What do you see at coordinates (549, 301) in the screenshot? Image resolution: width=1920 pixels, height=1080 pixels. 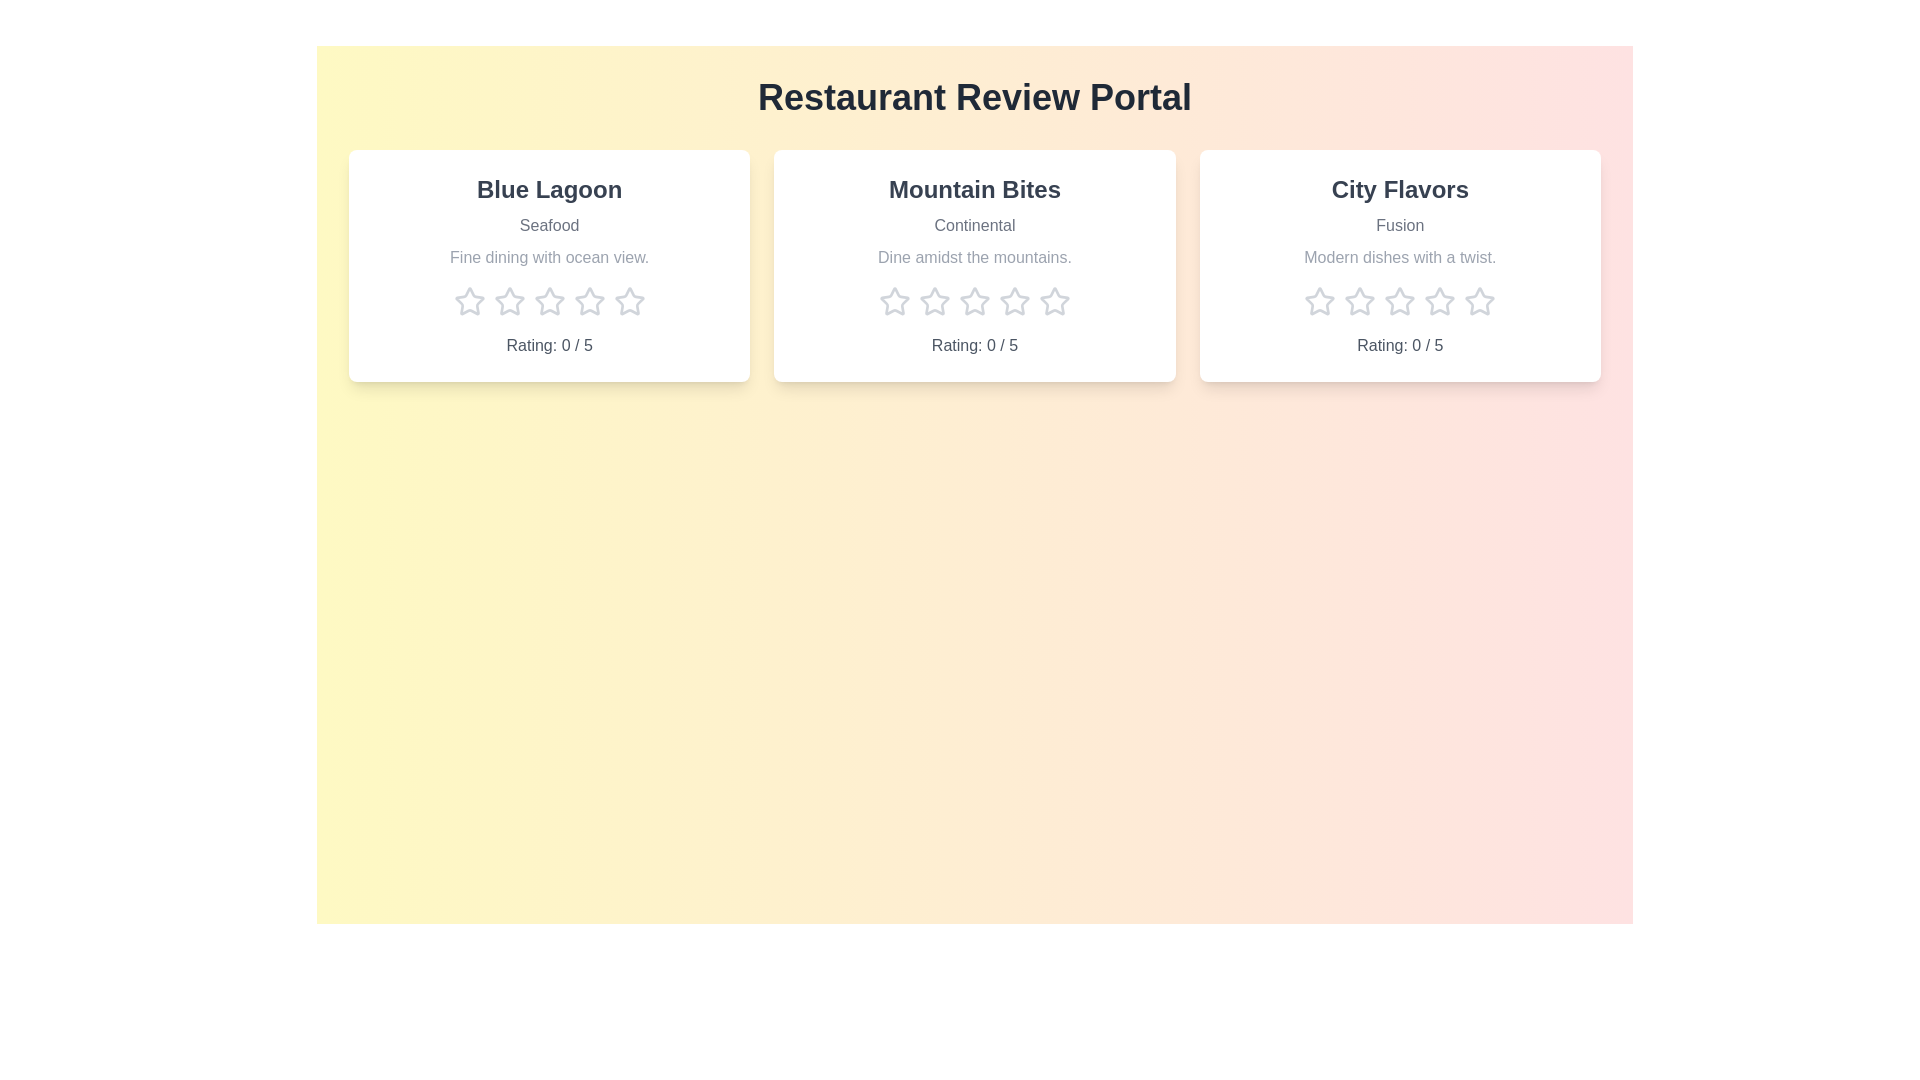 I see `the star corresponding to 3 stars for the 'Blue Lagoon' restaurant` at bounding box center [549, 301].